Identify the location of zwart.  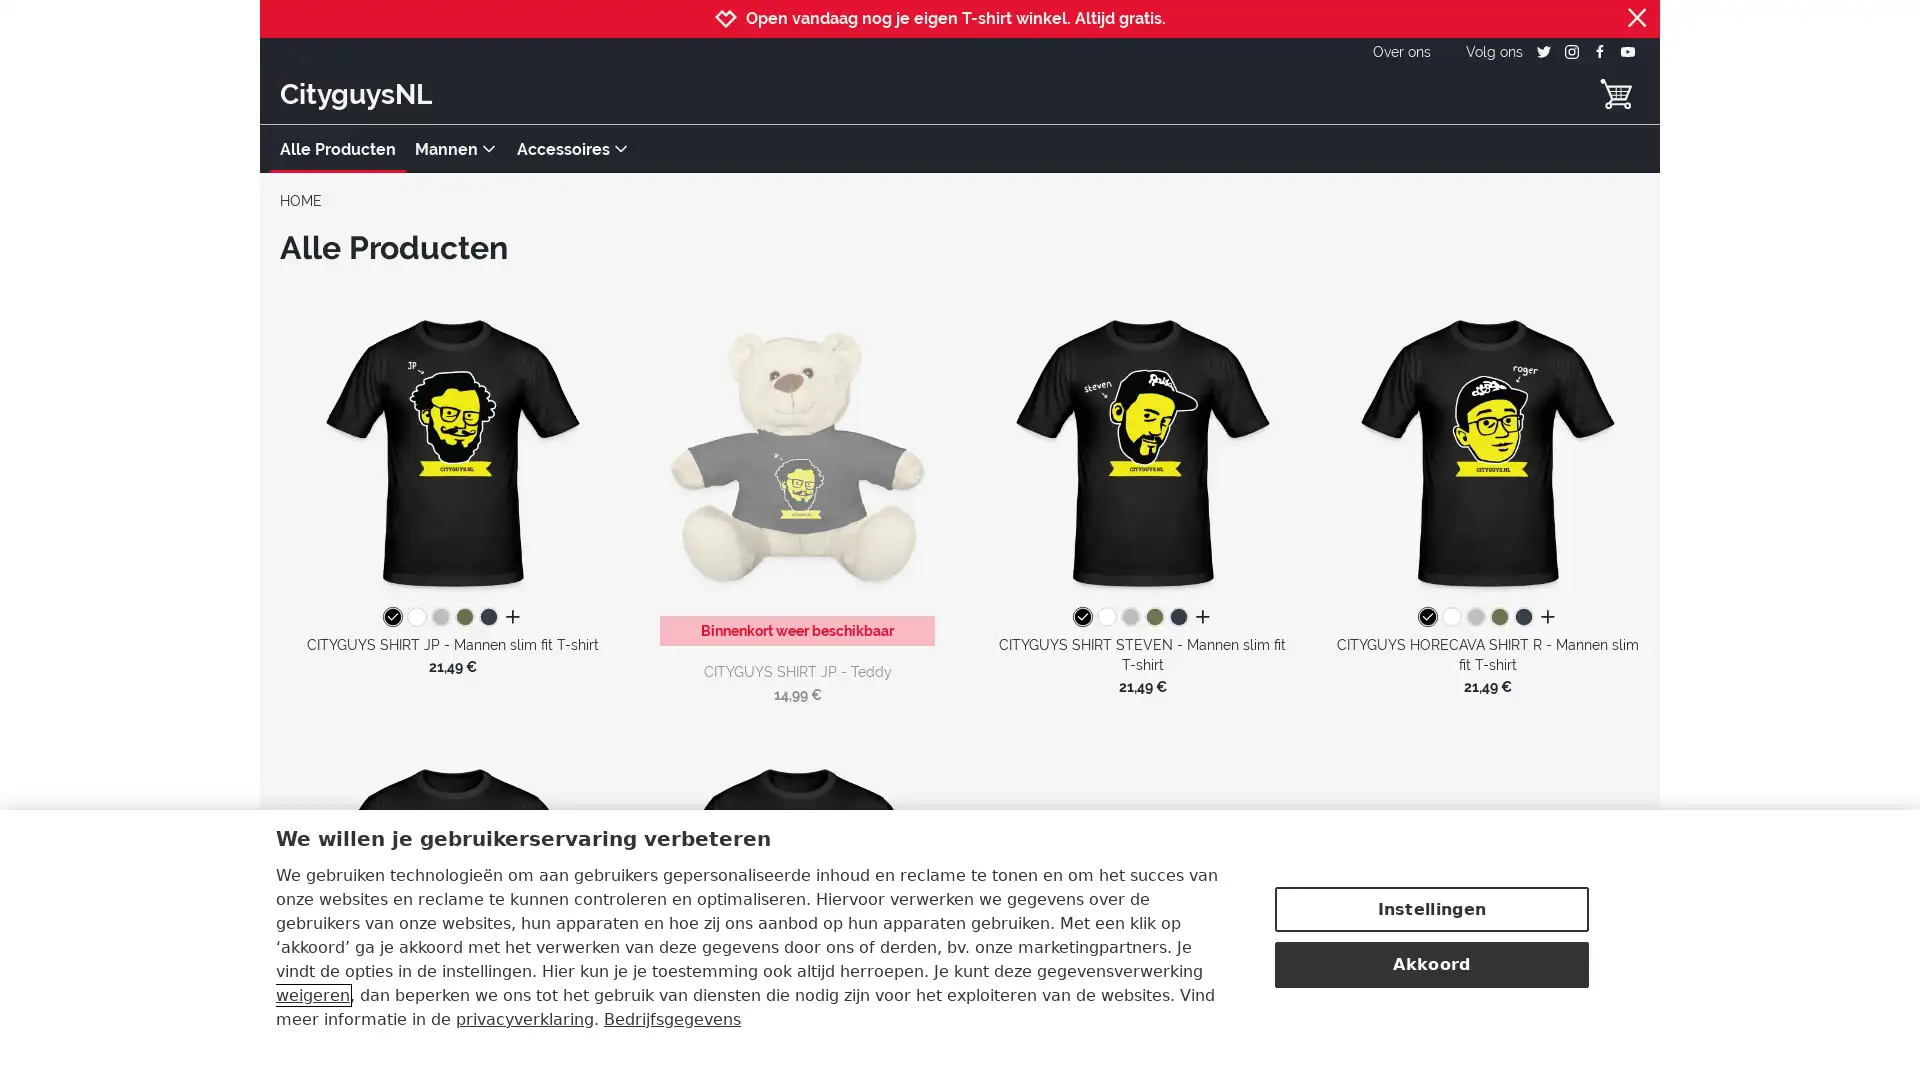
(1425, 617).